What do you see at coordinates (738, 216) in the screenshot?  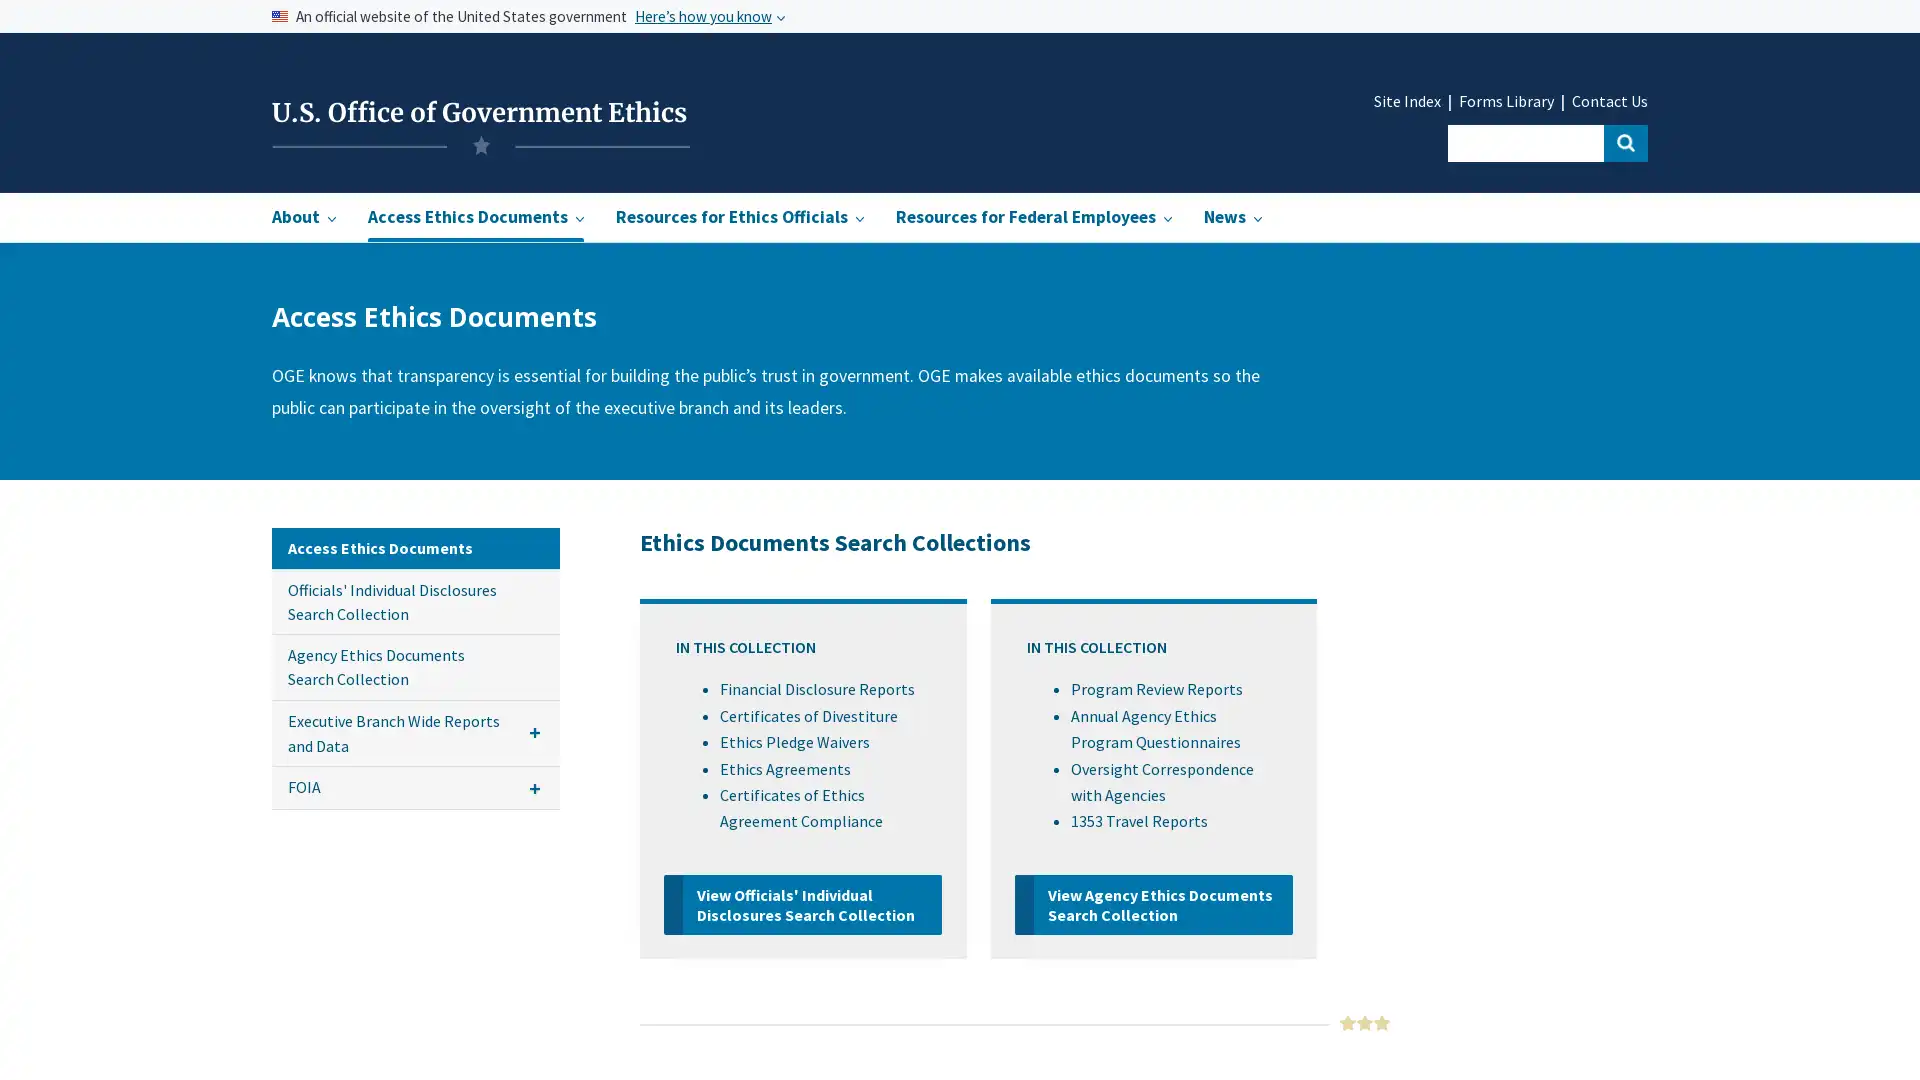 I see `Resources for Ethics Officials` at bounding box center [738, 216].